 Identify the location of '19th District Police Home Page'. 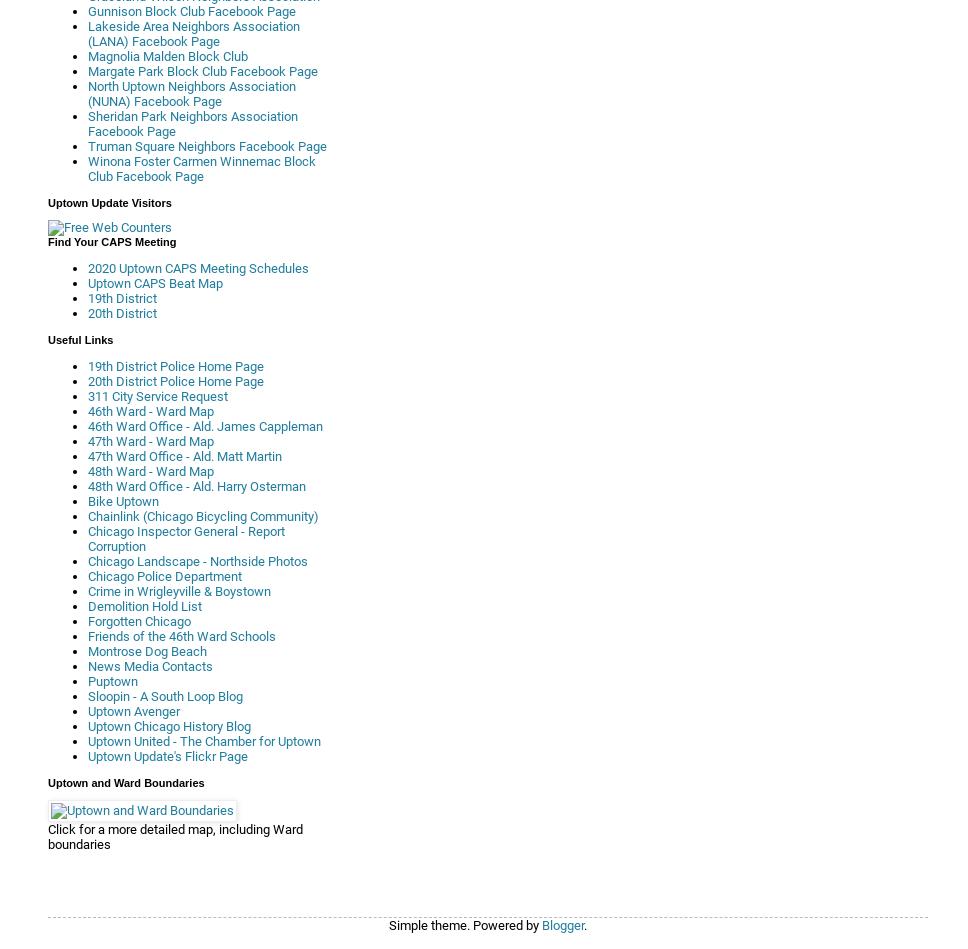
(87, 366).